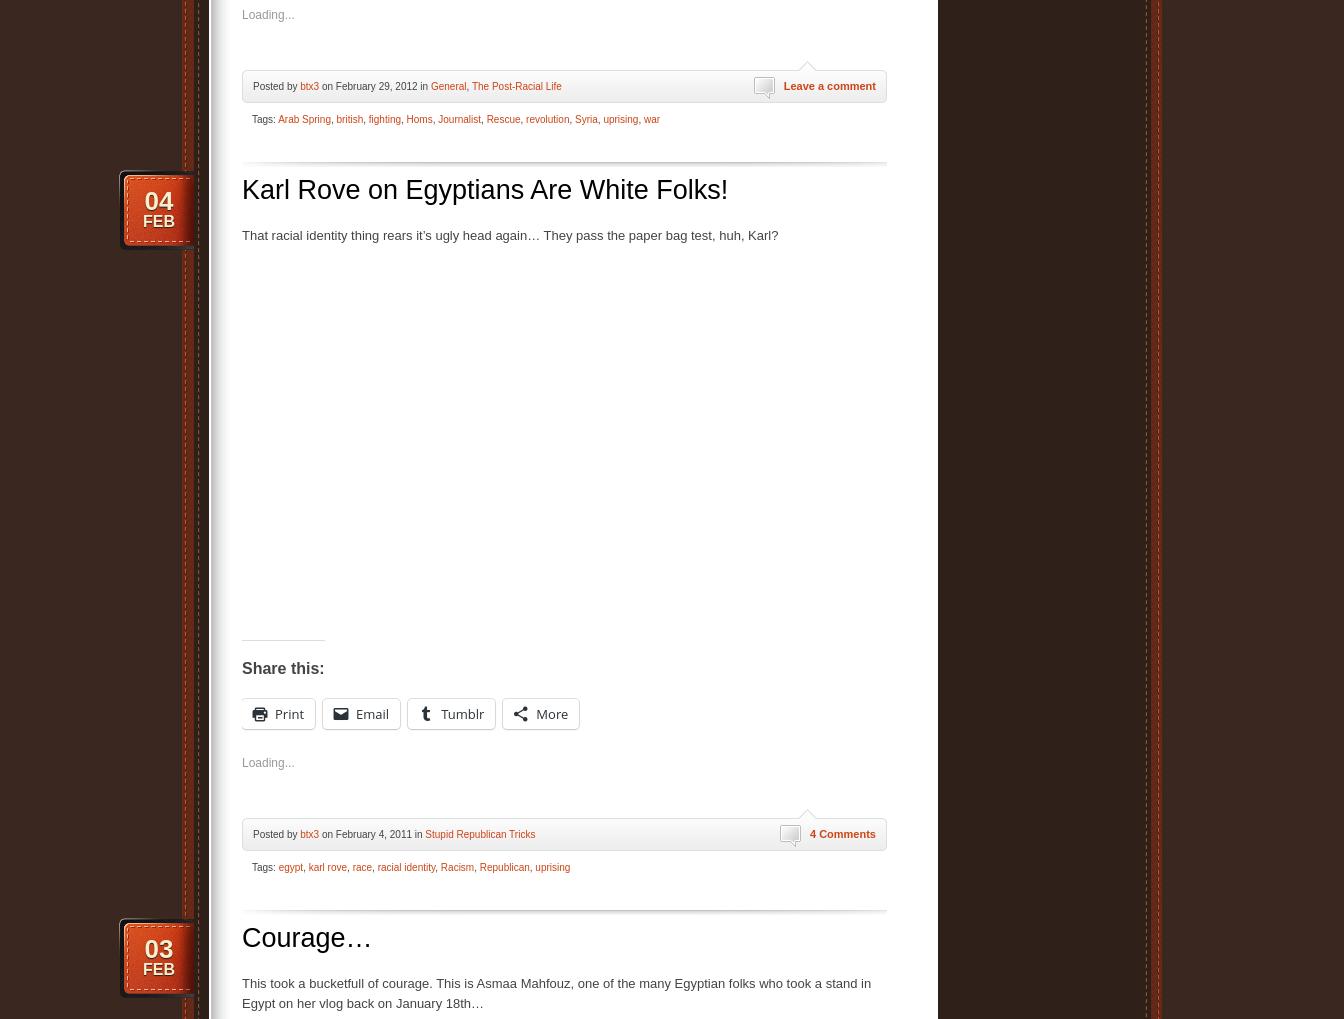 This screenshot has width=1344, height=1019. What do you see at coordinates (456, 866) in the screenshot?
I see `'Racism'` at bounding box center [456, 866].